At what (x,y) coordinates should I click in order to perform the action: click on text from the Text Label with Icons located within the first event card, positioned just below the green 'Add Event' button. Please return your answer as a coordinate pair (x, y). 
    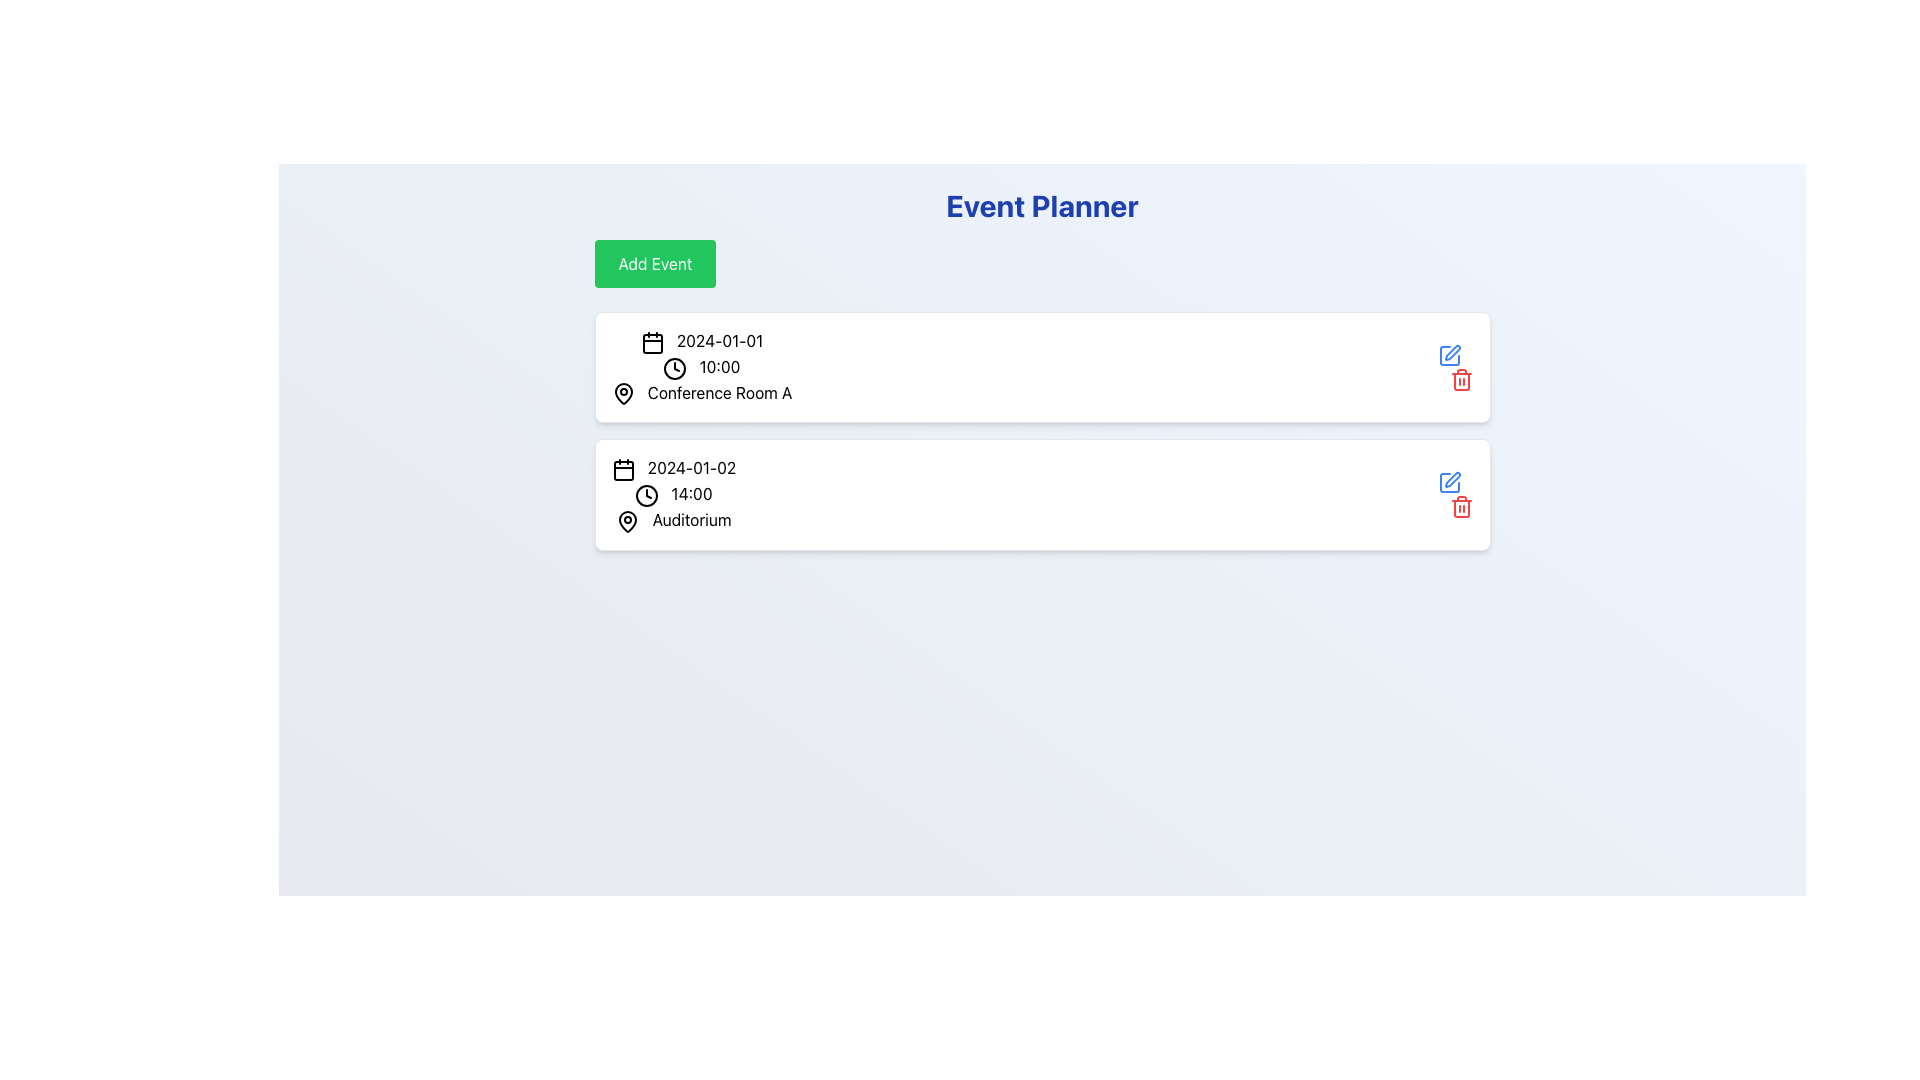
    Looking at the image, I should click on (701, 367).